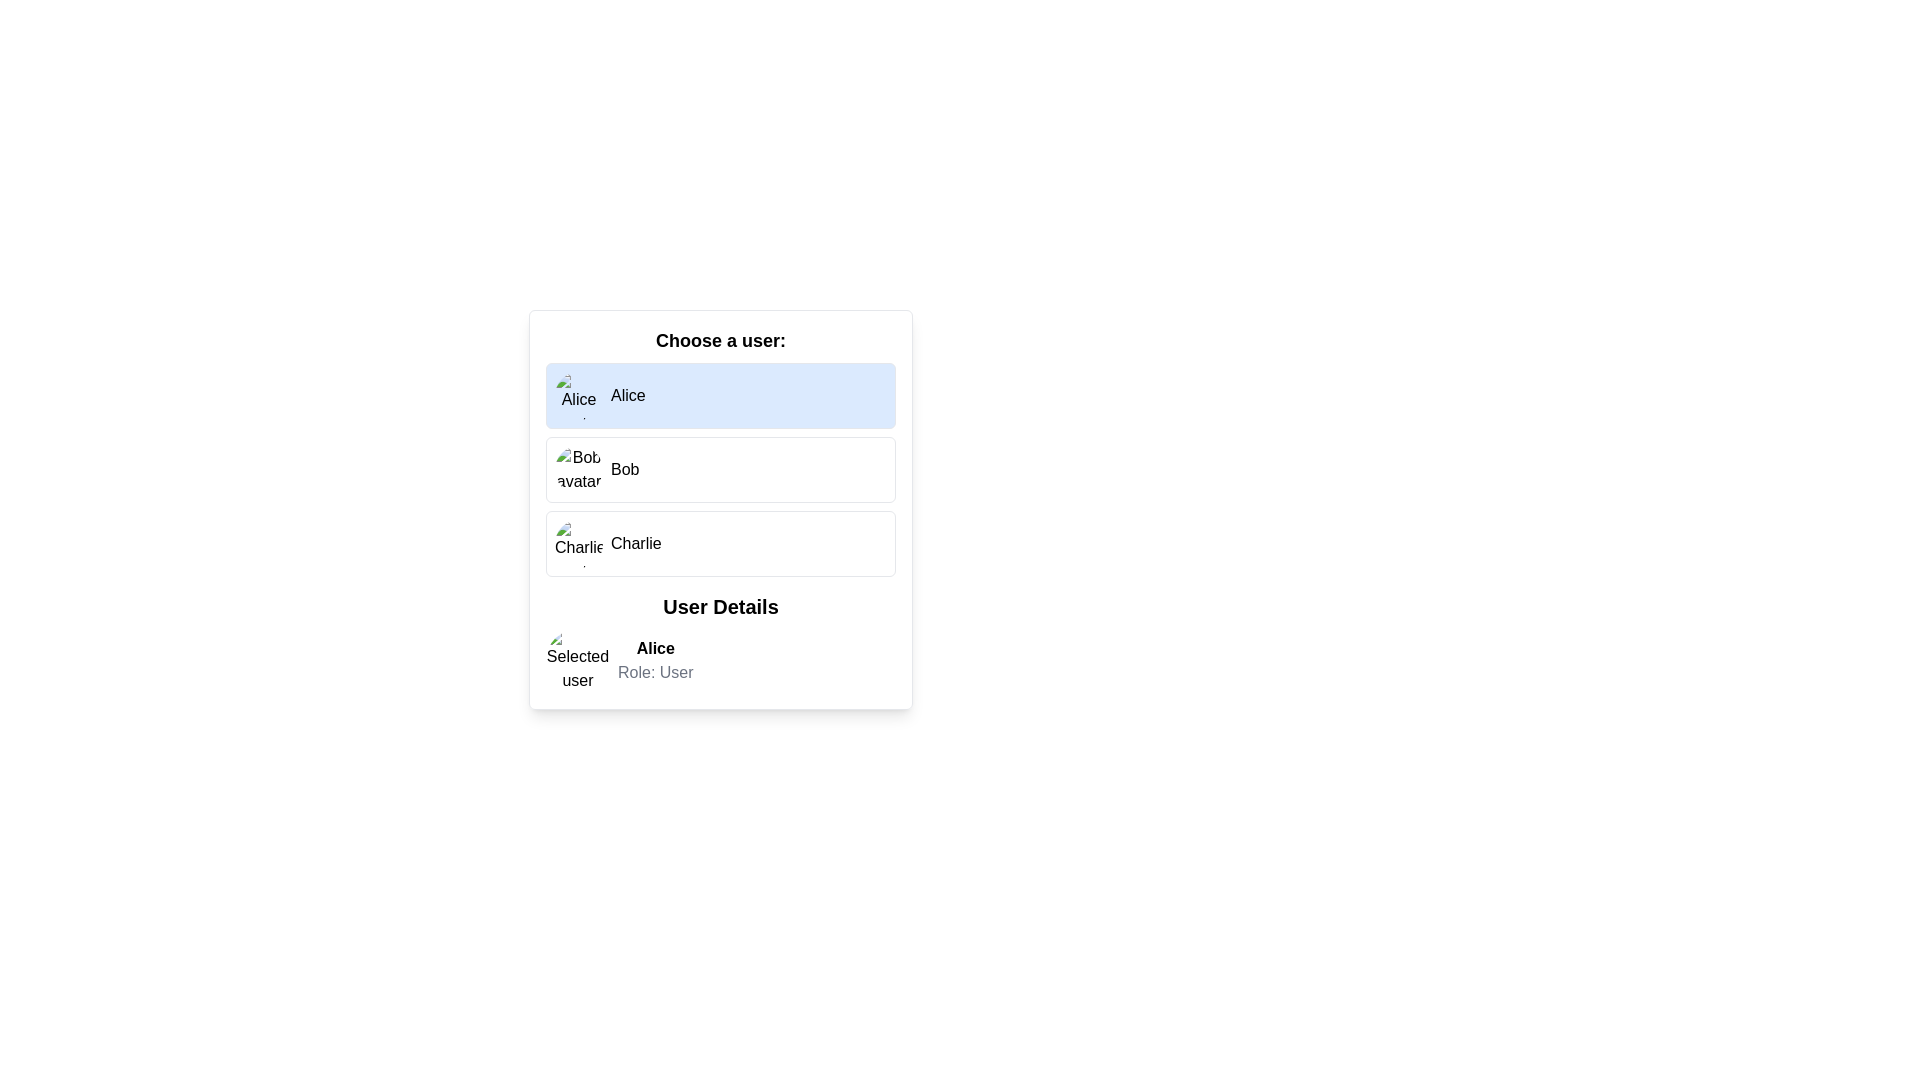 The width and height of the screenshot is (1920, 1080). What do you see at coordinates (655, 660) in the screenshot?
I see `the Text Display Area containing the username 'Alice' and the label 'Role: User', located in the 'User Details' section of the interface` at bounding box center [655, 660].